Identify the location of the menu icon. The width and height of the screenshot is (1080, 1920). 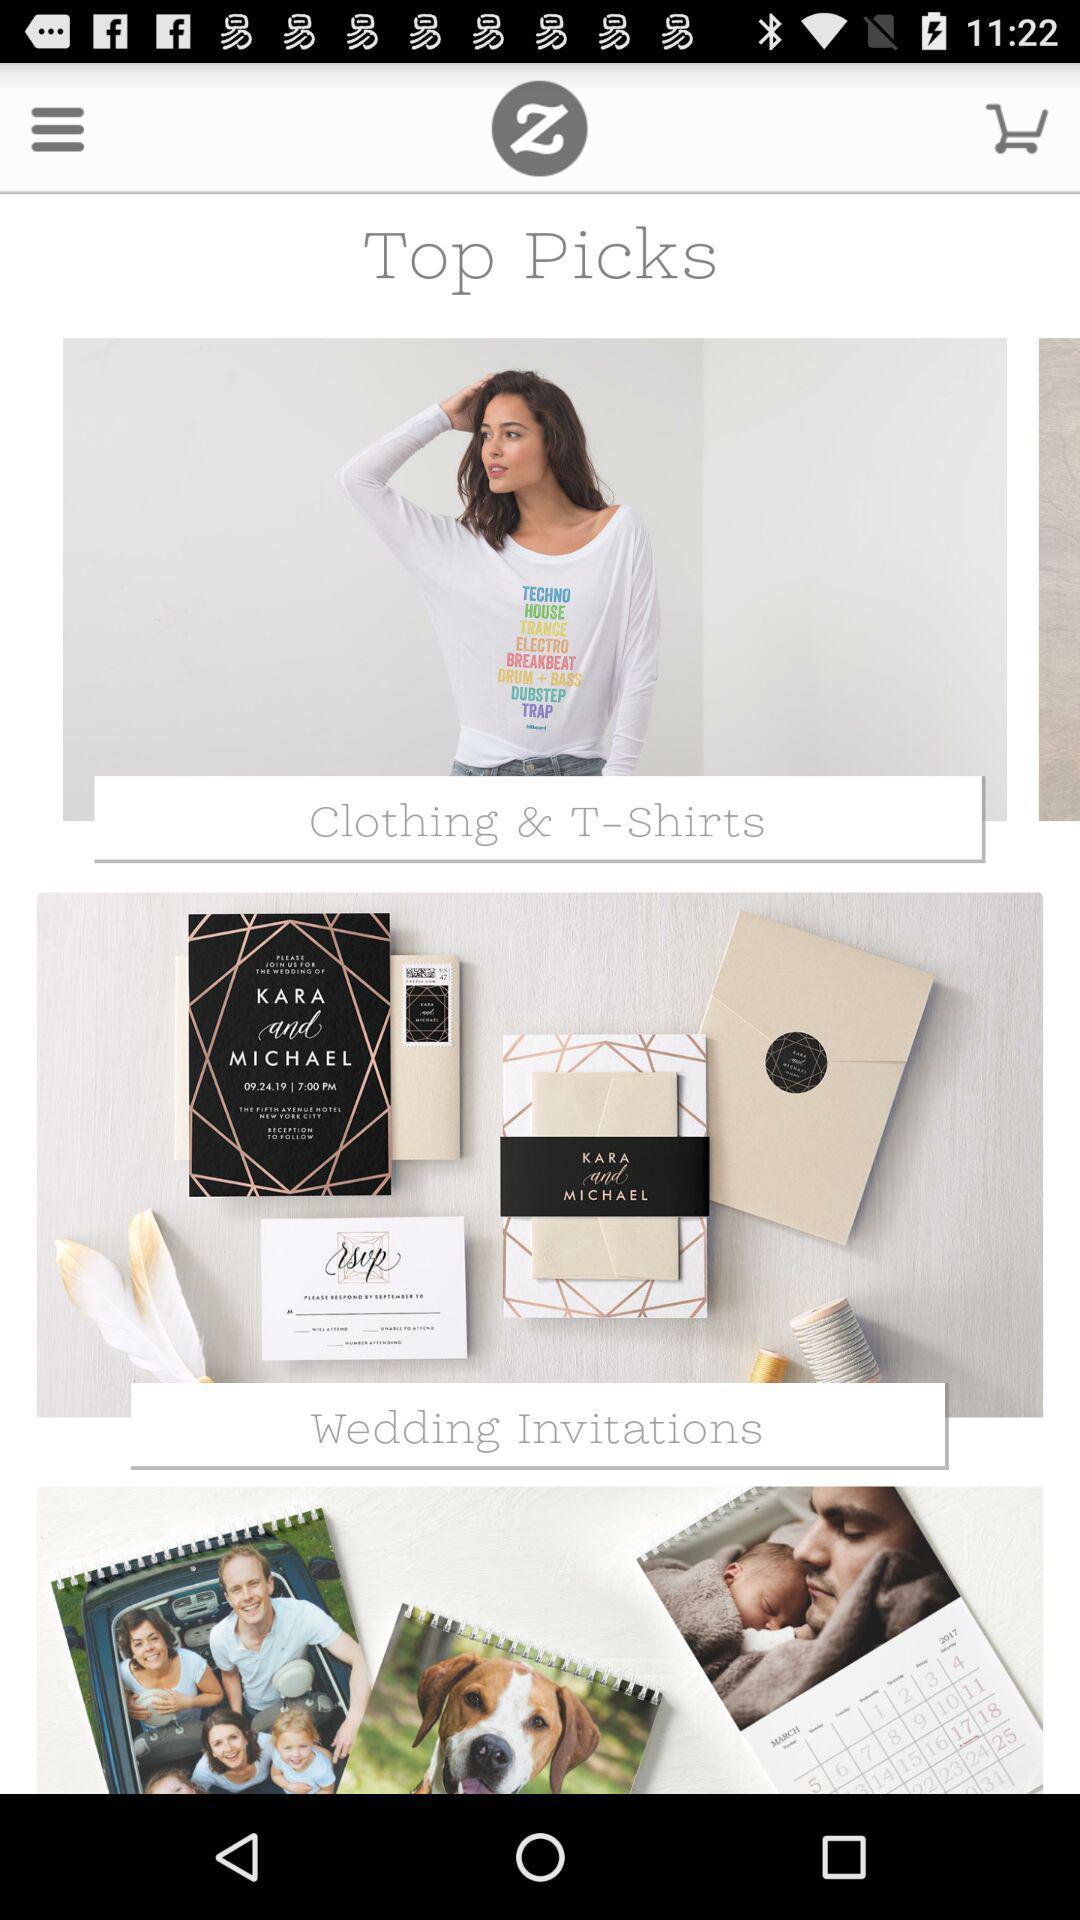
(56, 136).